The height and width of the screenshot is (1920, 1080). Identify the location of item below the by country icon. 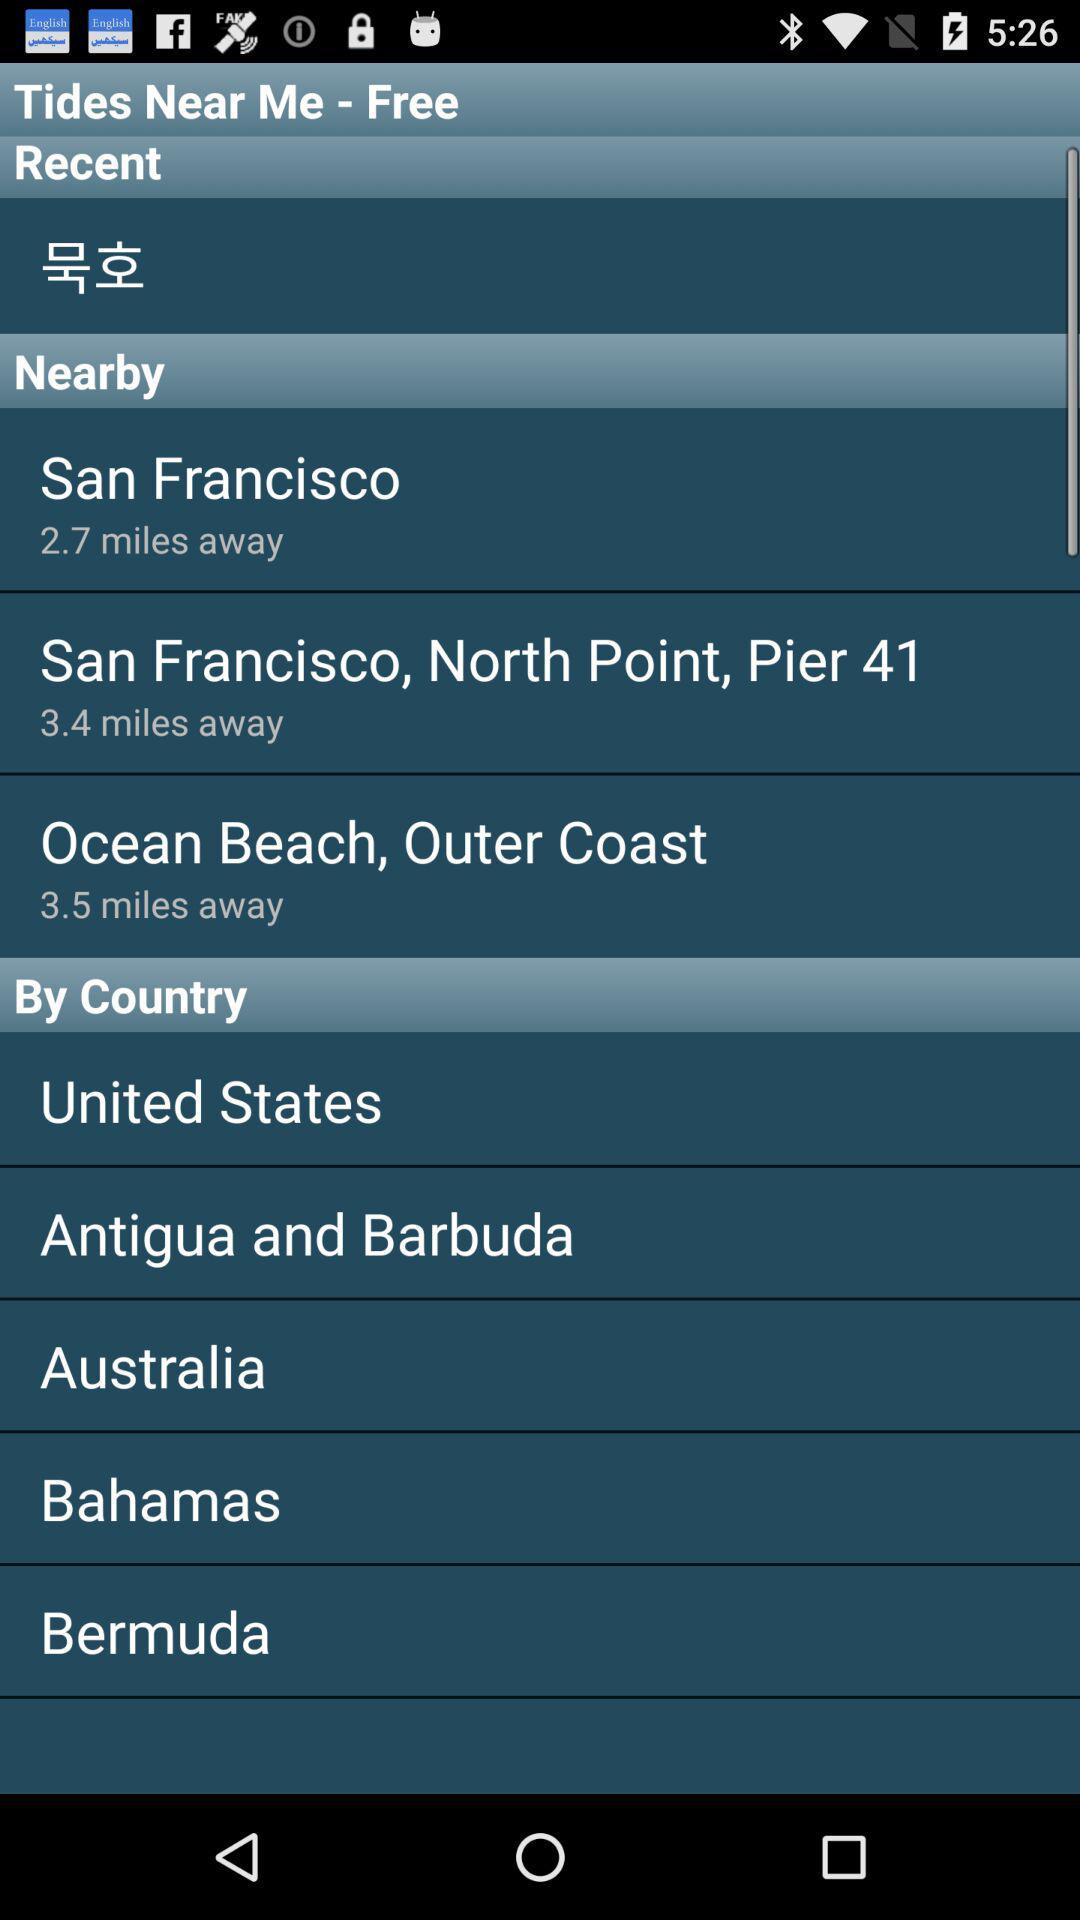
(540, 1098).